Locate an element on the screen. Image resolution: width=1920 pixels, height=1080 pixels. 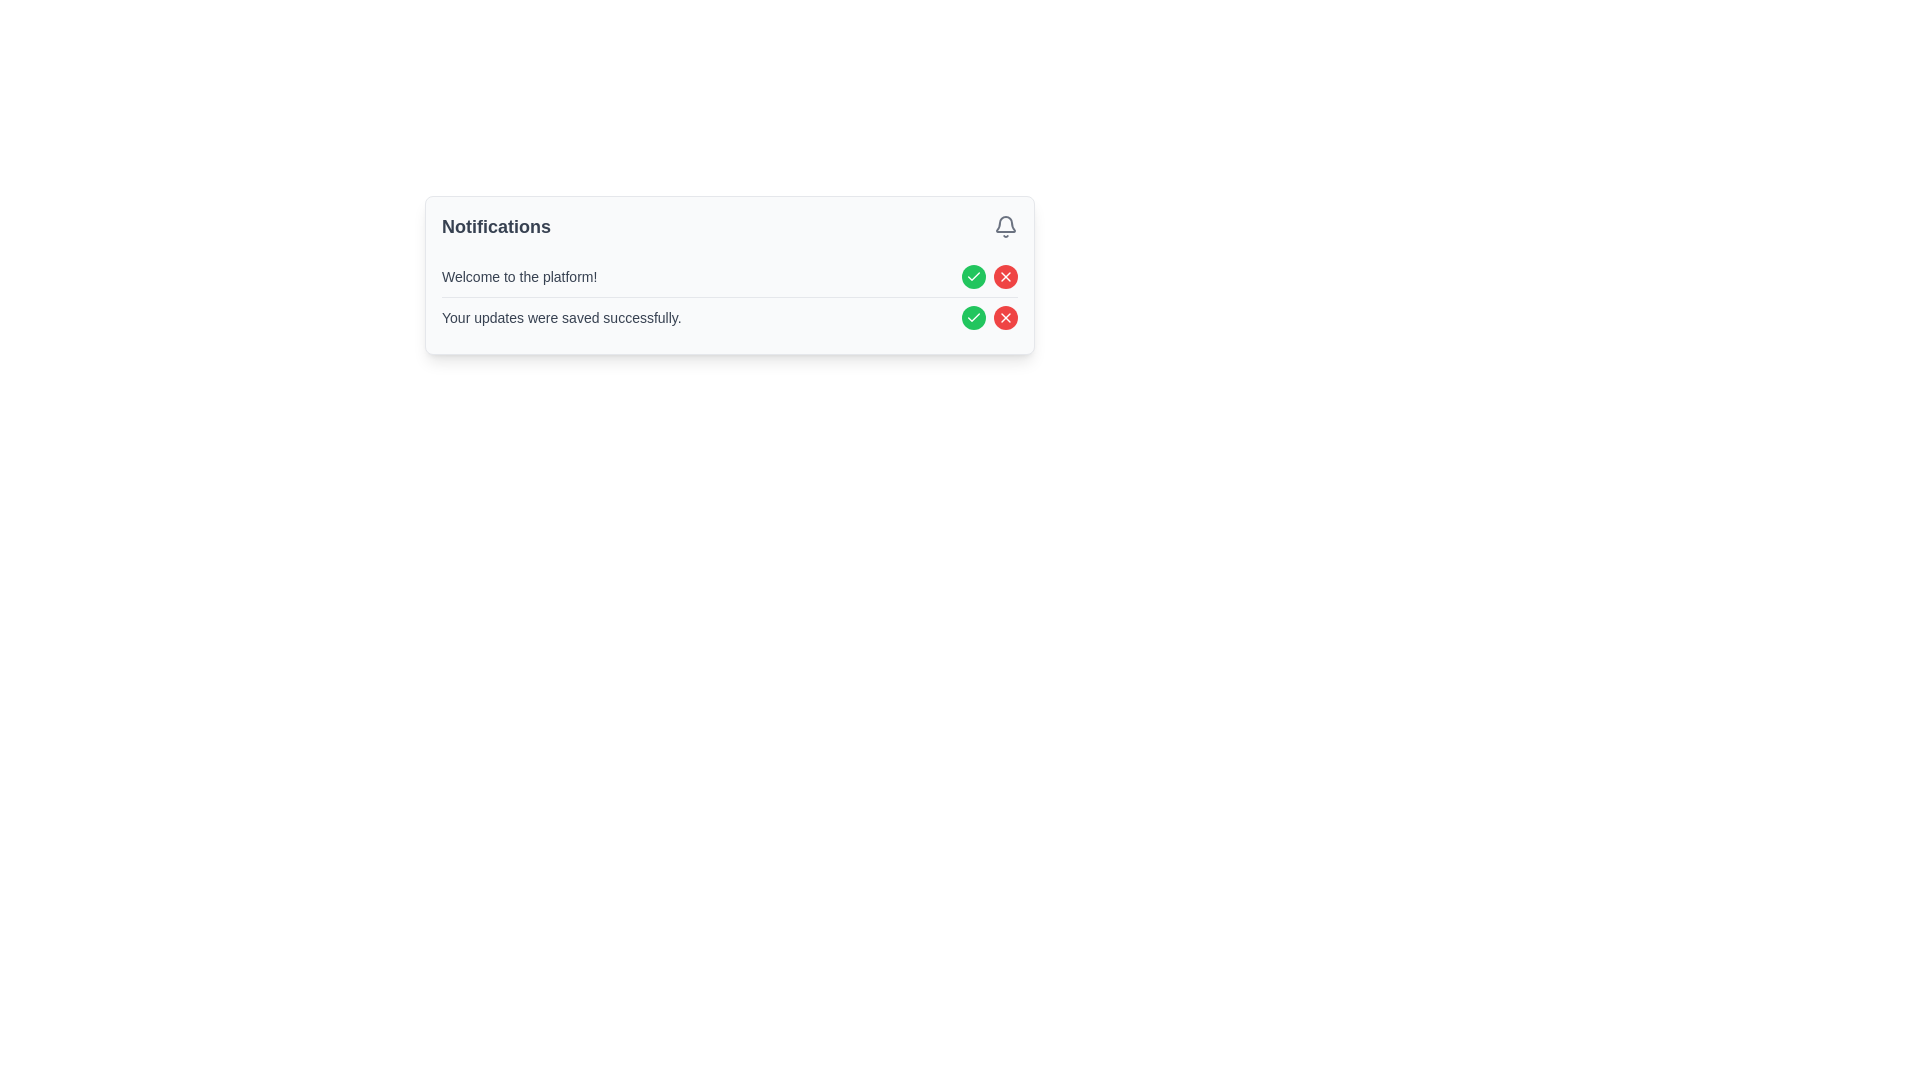
the close button located to the right of the notification message in the notification panel, which is the red cross icon is located at coordinates (1006, 316).